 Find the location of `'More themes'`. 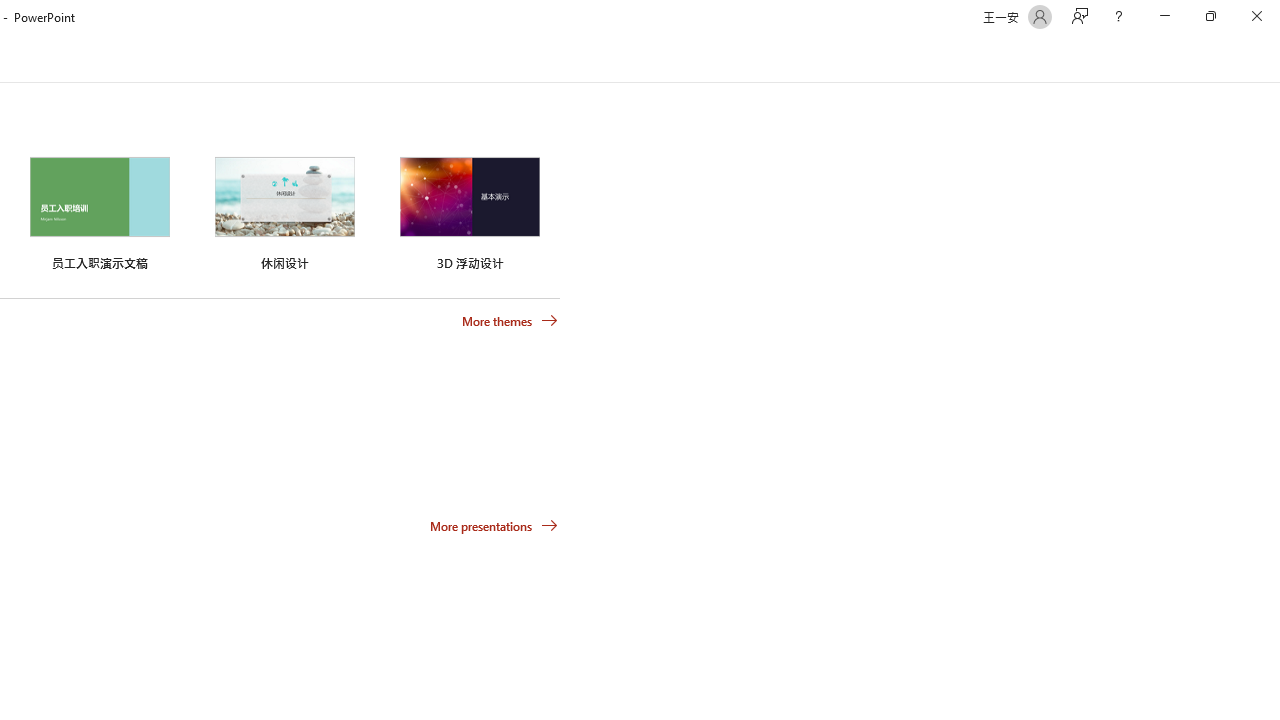

'More themes' is located at coordinates (510, 320).